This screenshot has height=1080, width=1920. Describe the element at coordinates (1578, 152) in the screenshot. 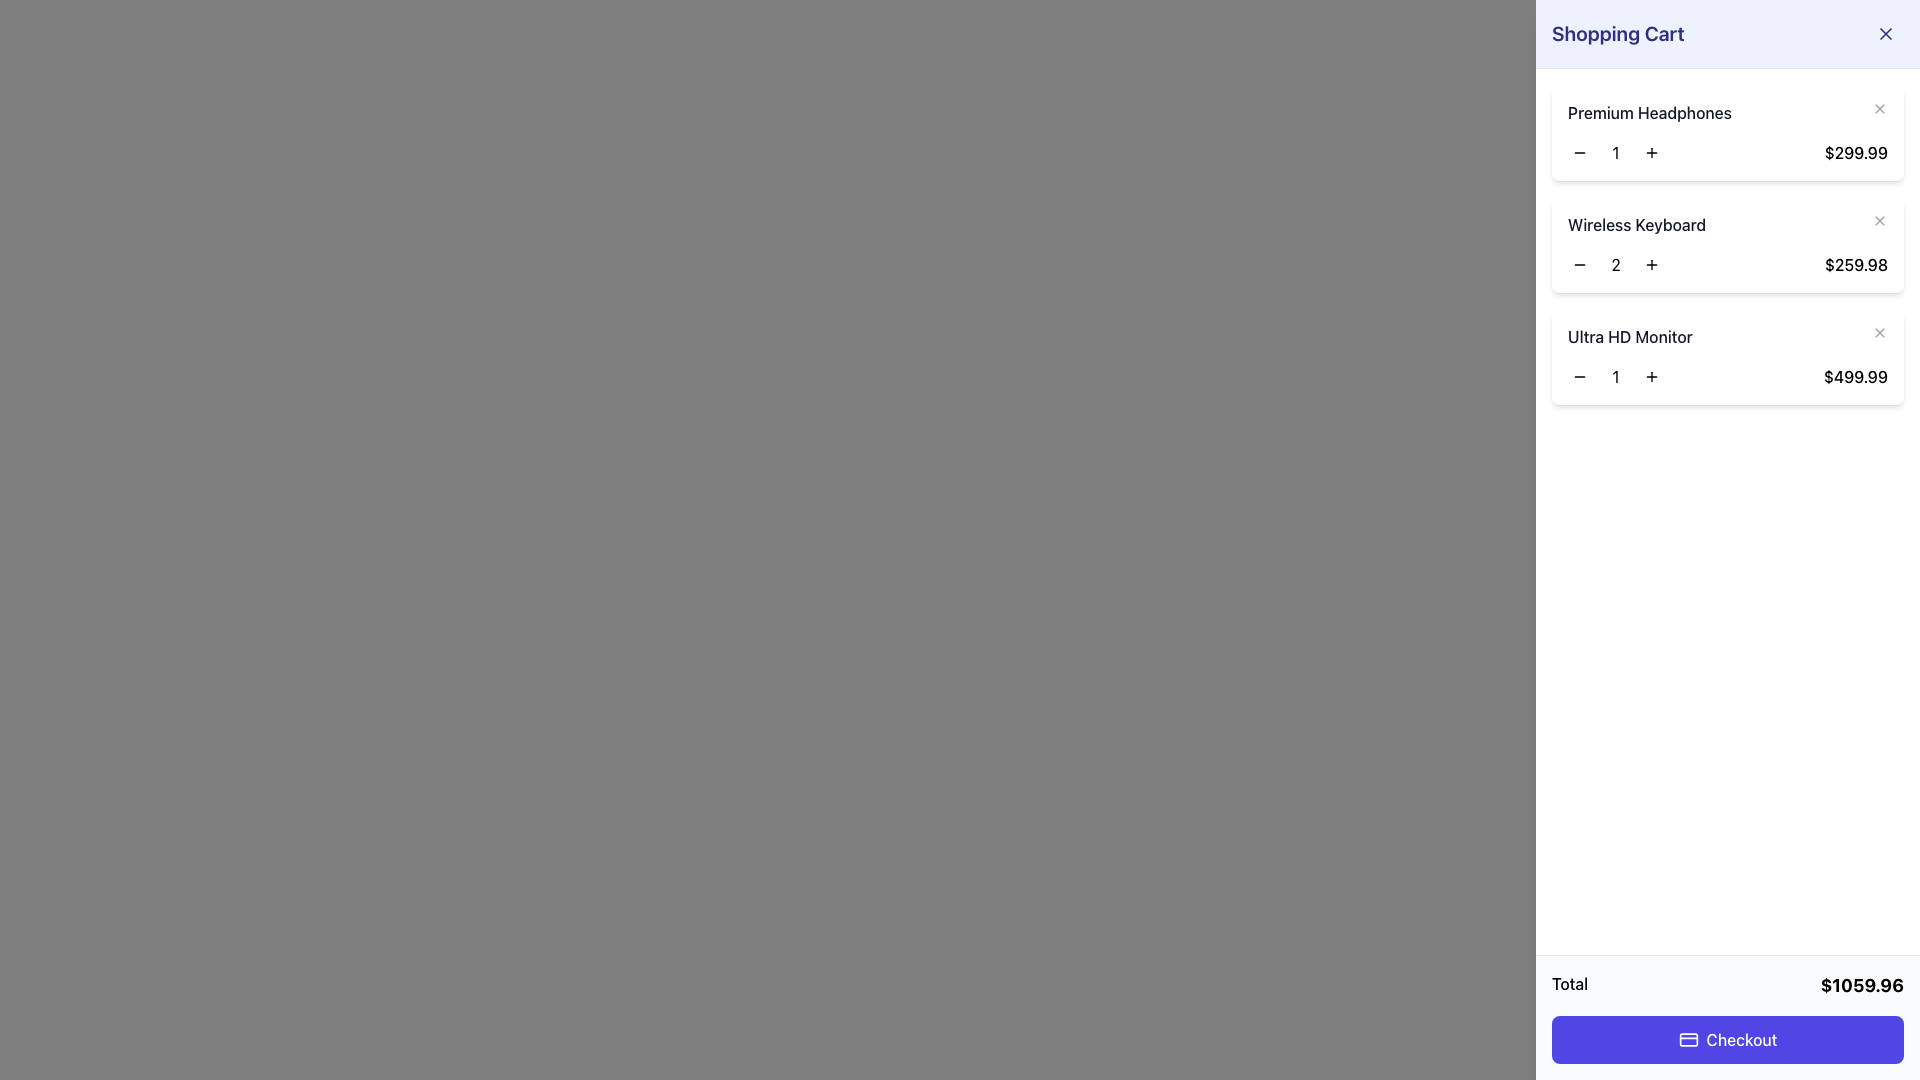

I see `the decrement quantity button located to the left of the quantity number '1' in the shopping cart interface to reduce the quantity of 'Premium Headphones'` at that location.